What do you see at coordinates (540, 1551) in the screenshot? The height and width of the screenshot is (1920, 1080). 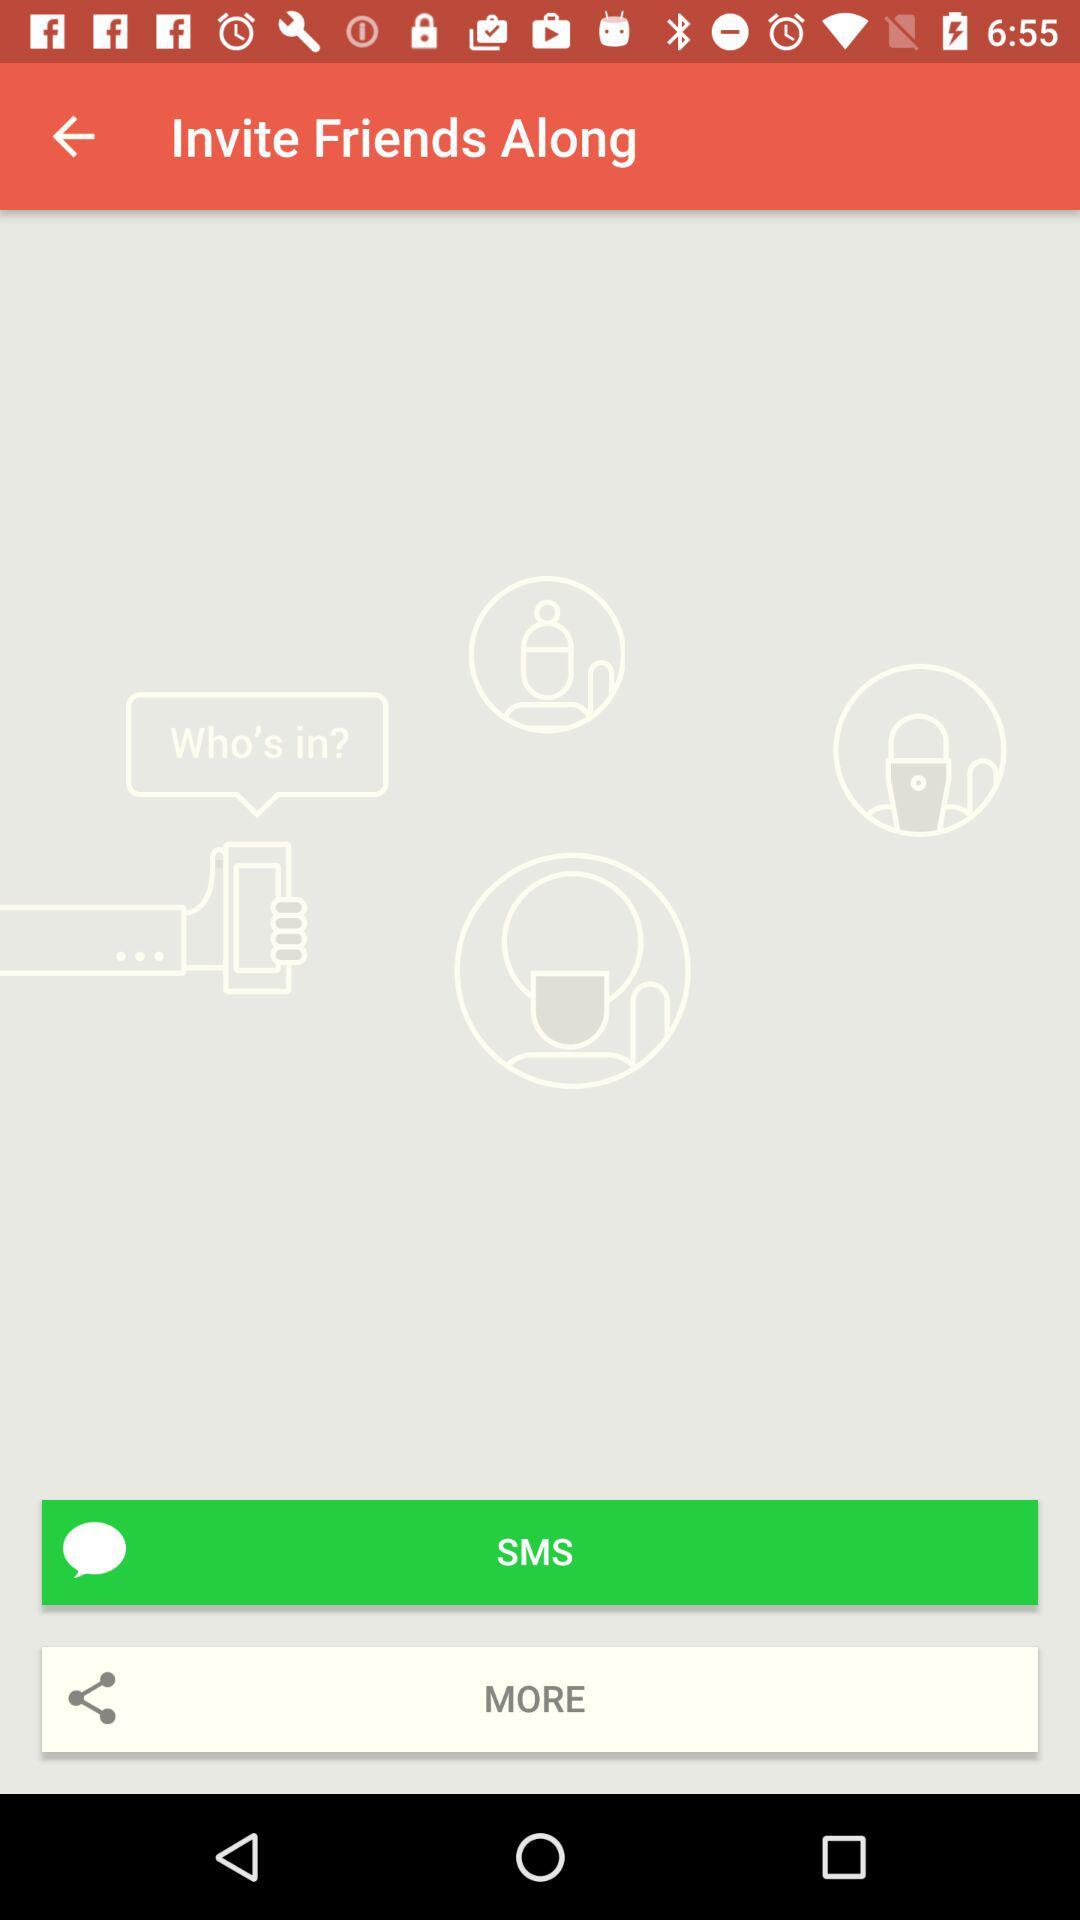 I see `icon above more icon` at bounding box center [540, 1551].